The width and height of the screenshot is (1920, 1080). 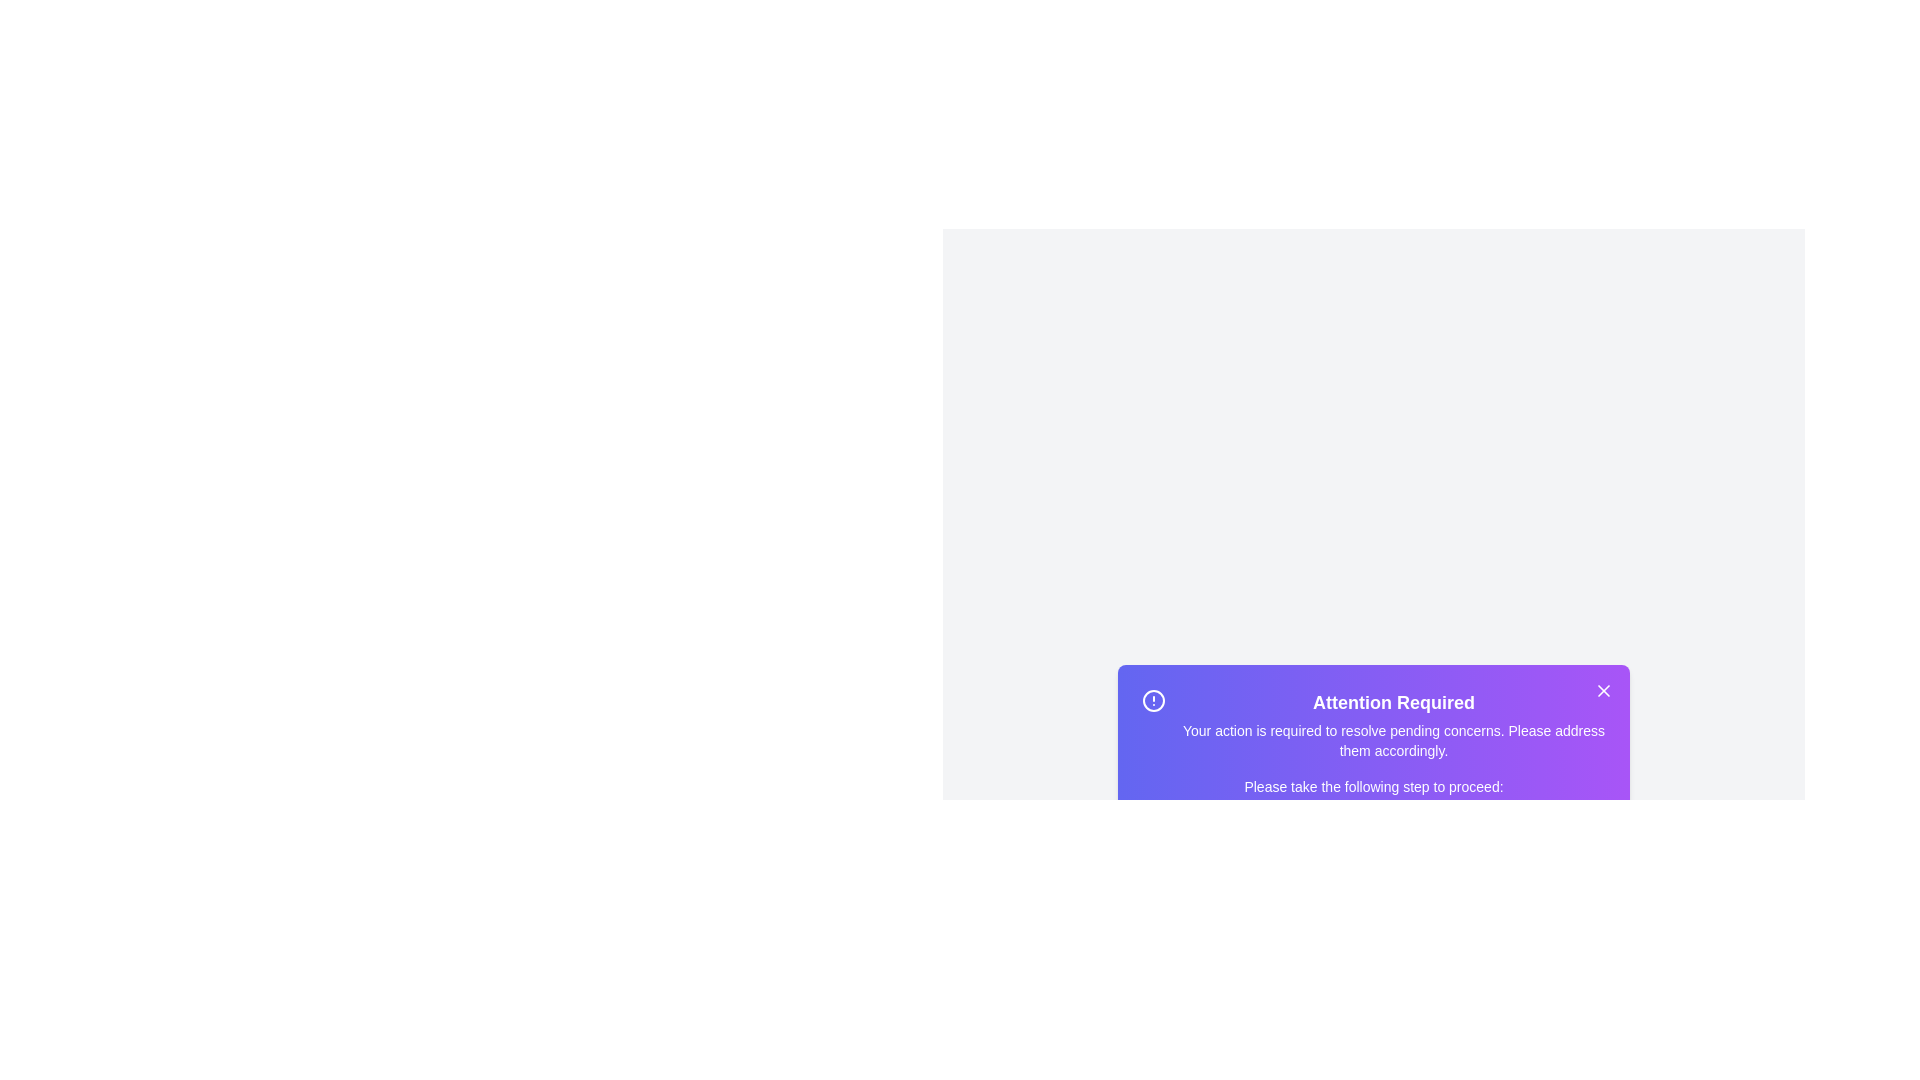 I want to click on the static text element that provides users with informative instructions about pending concerns, located below the heading 'Attention Required' in the popup modal, so click(x=1392, y=740).